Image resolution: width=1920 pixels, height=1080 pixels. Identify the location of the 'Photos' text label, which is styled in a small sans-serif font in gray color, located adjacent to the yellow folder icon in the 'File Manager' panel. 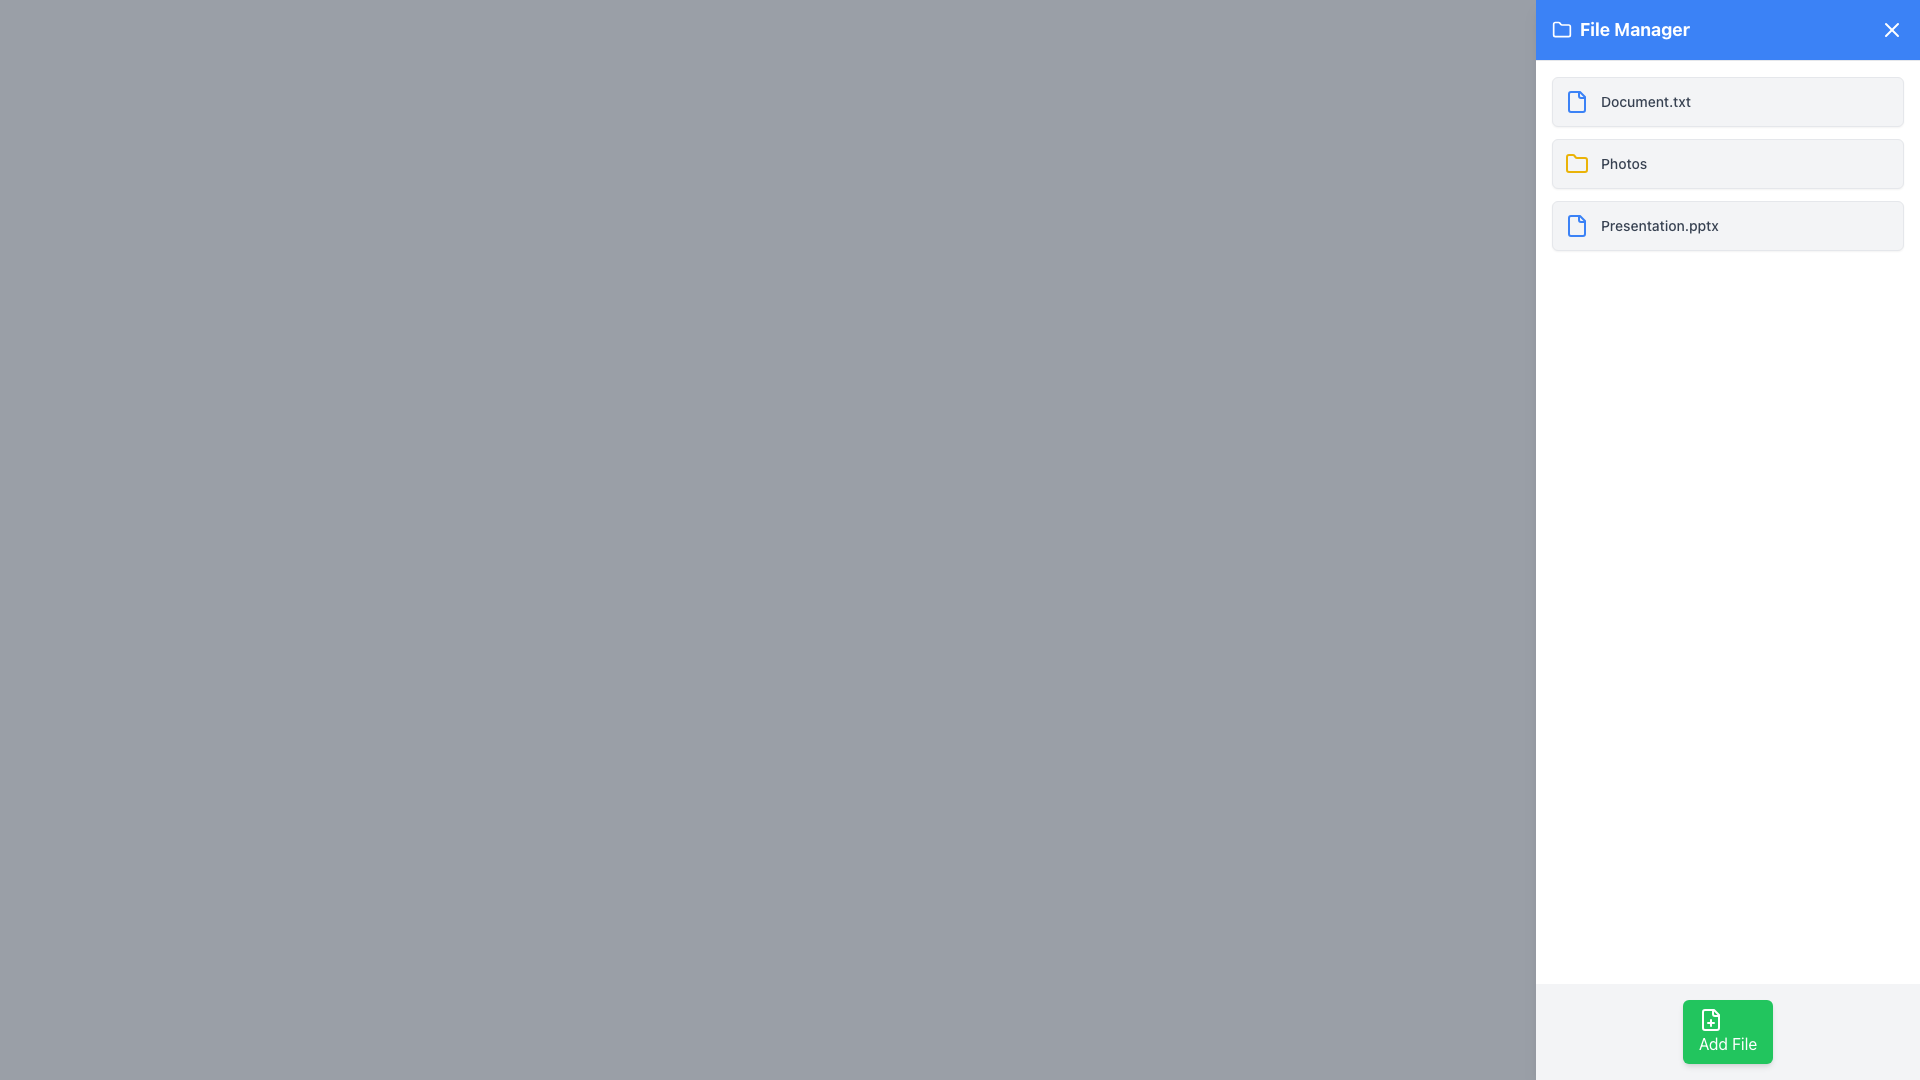
(1624, 163).